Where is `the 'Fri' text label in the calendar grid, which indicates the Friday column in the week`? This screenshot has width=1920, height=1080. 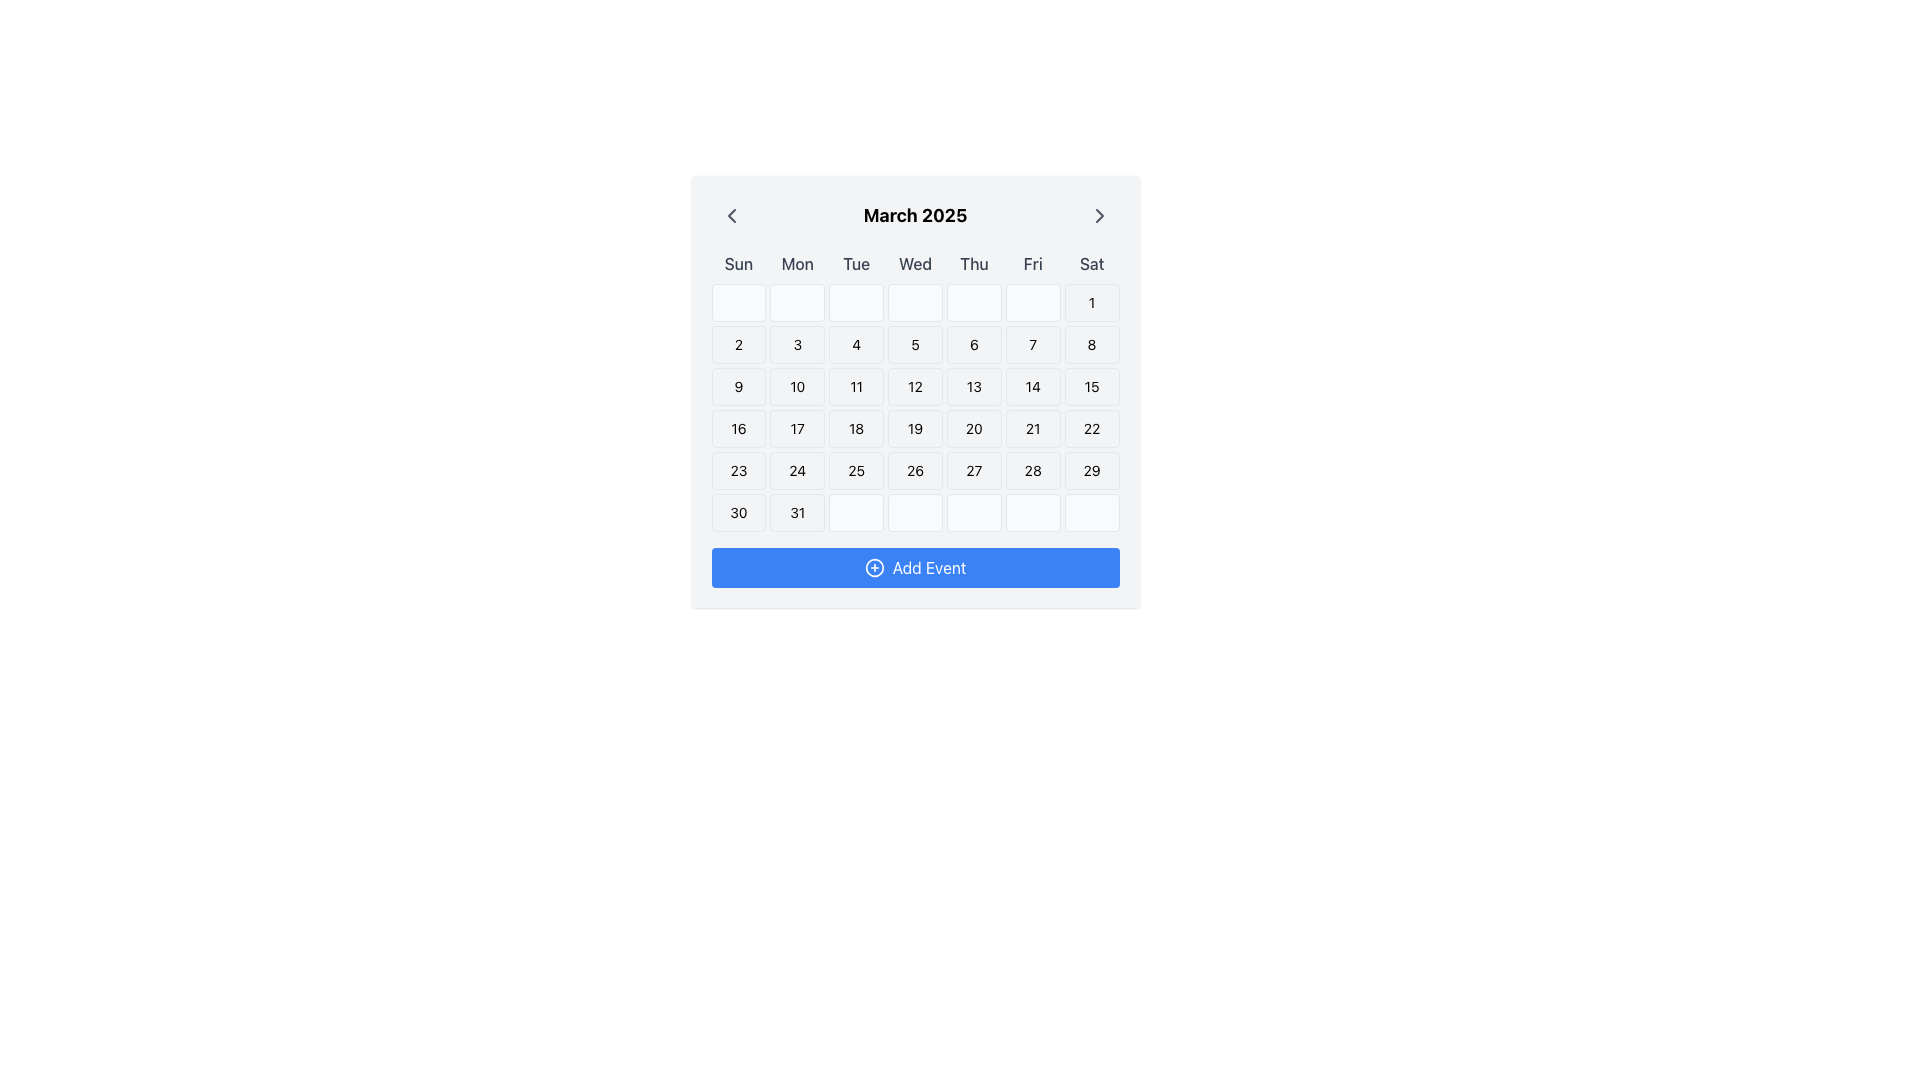 the 'Fri' text label in the calendar grid, which indicates the Friday column in the week is located at coordinates (1033, 262).